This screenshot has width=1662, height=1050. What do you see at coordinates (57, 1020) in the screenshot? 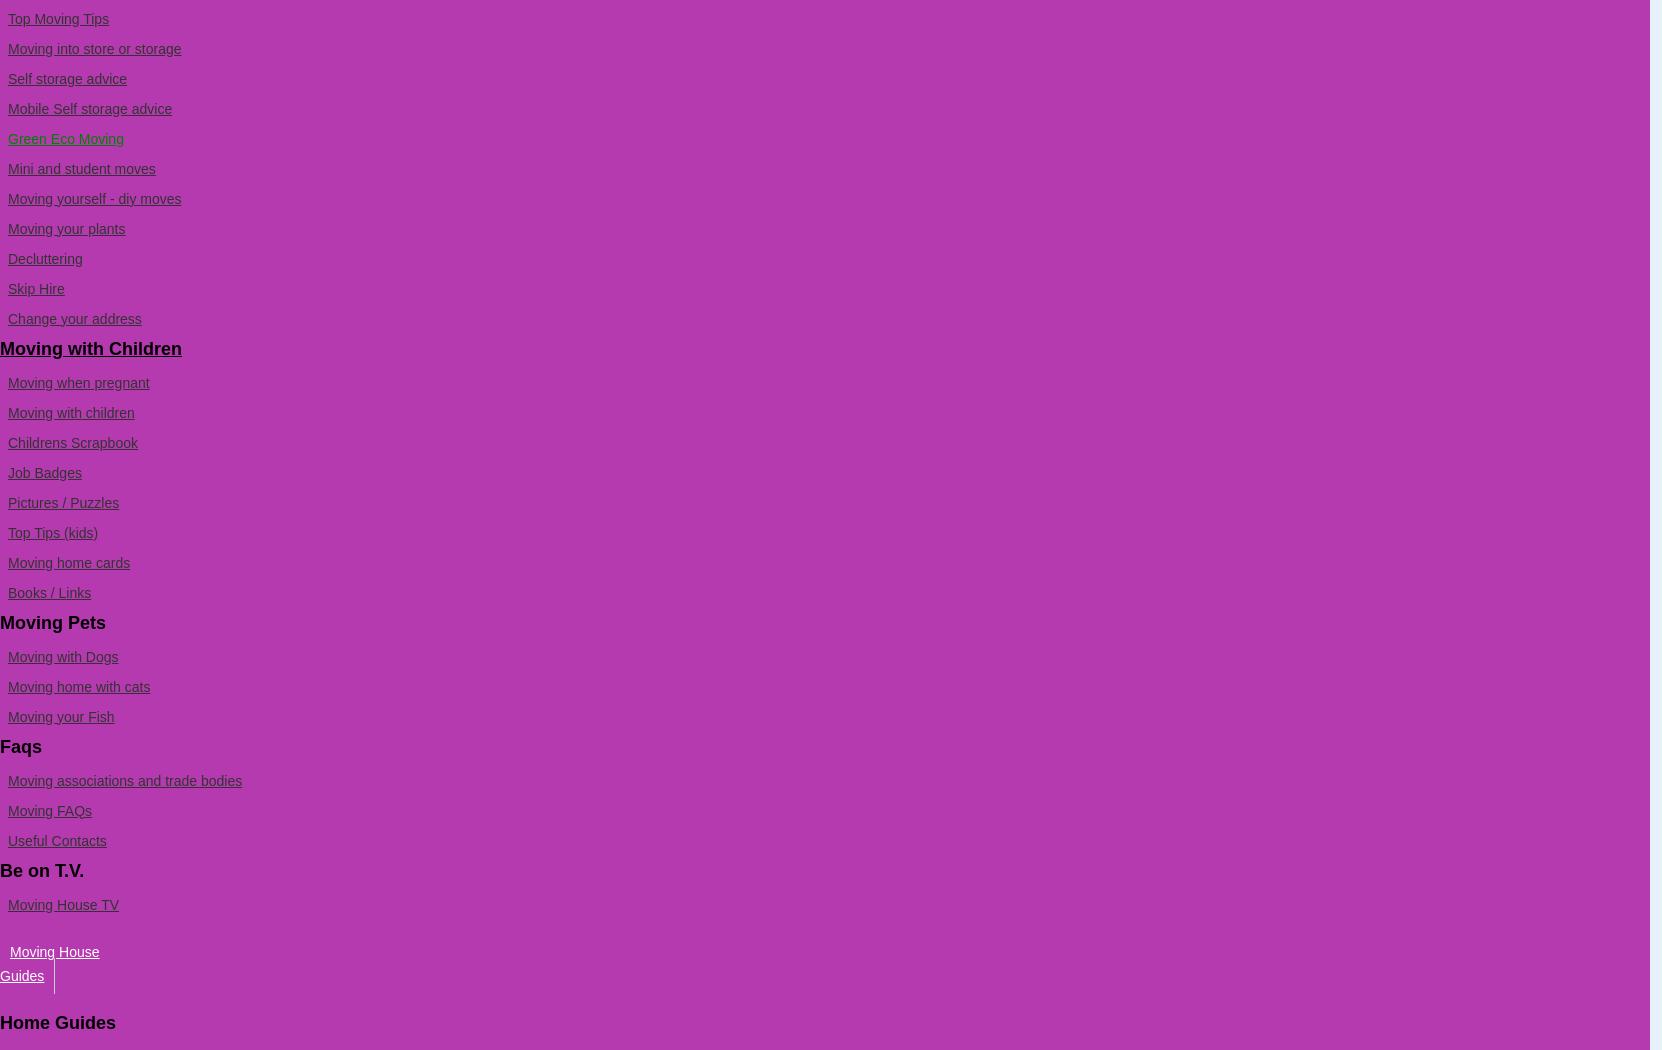
I see `'Home Guides'` at bounding box center [57, 1020].